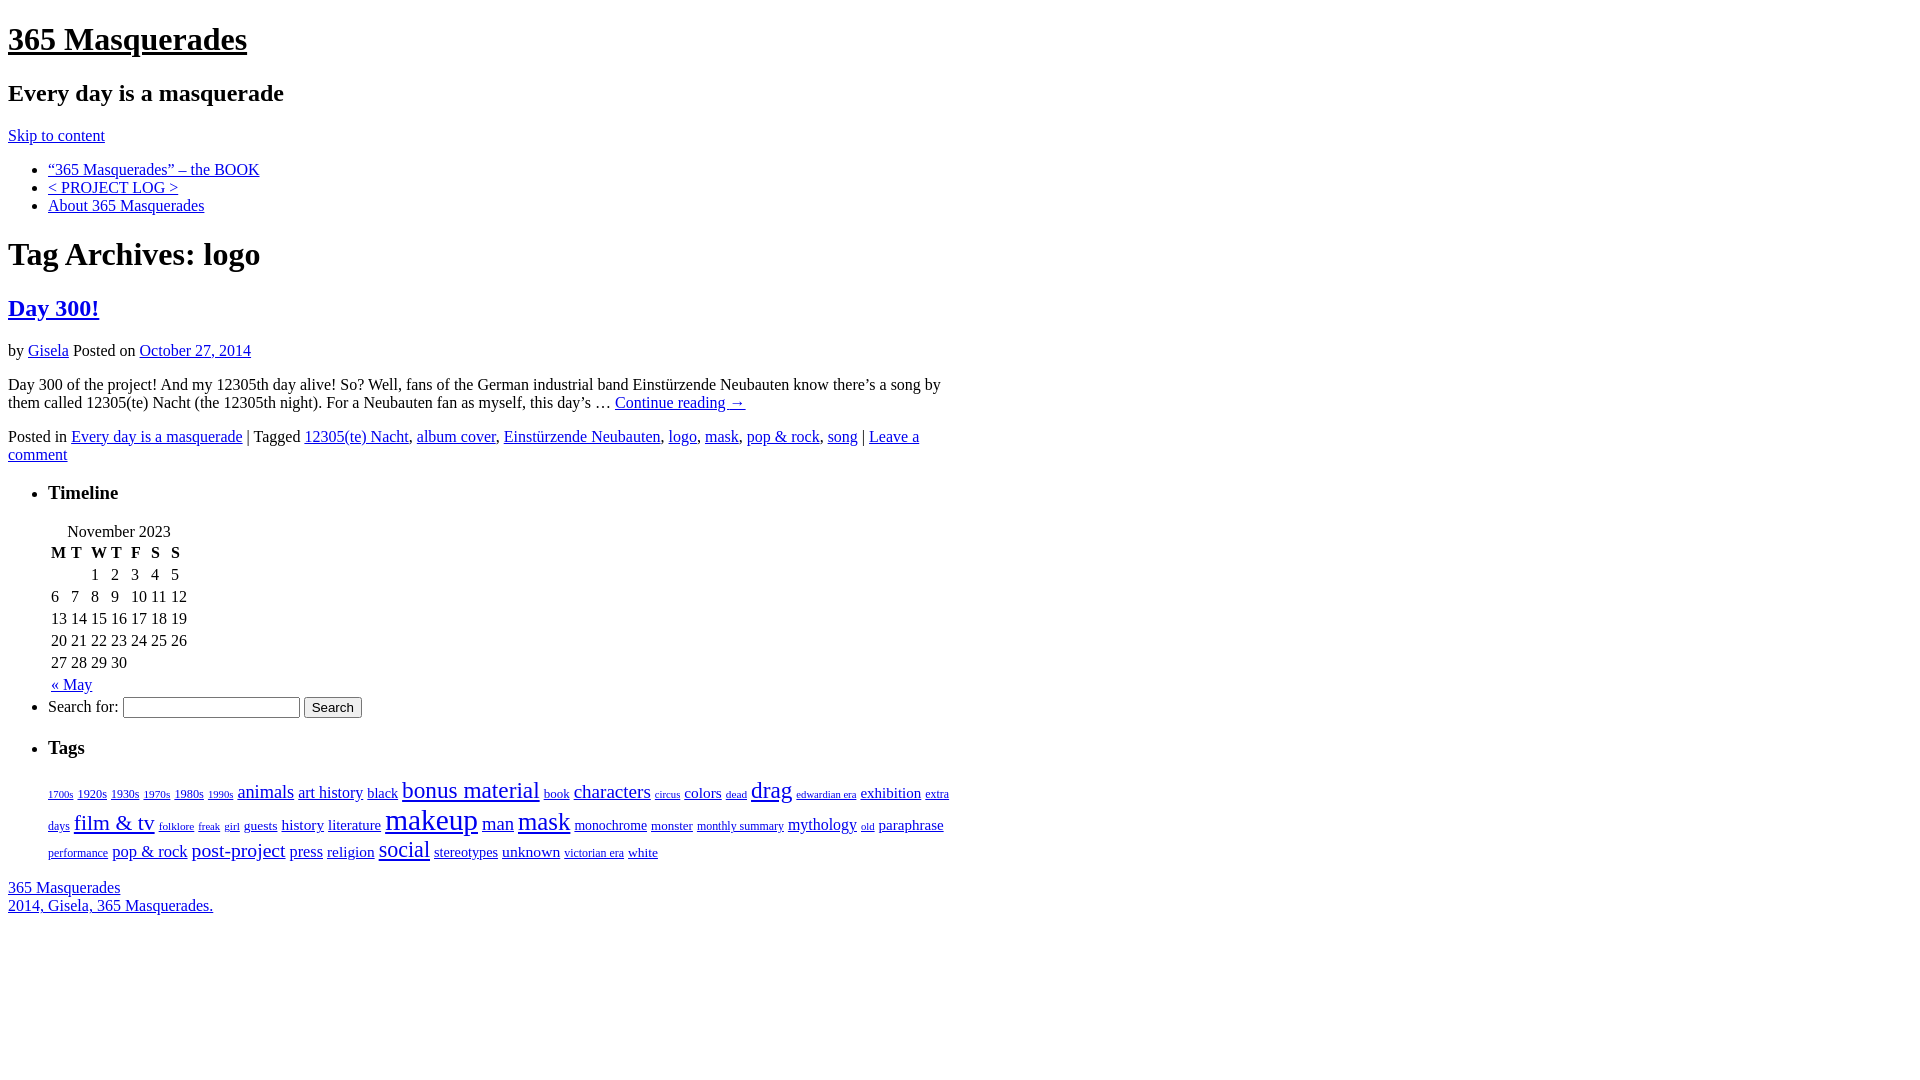  I want to click on 'monochrome', so click(573, 825).